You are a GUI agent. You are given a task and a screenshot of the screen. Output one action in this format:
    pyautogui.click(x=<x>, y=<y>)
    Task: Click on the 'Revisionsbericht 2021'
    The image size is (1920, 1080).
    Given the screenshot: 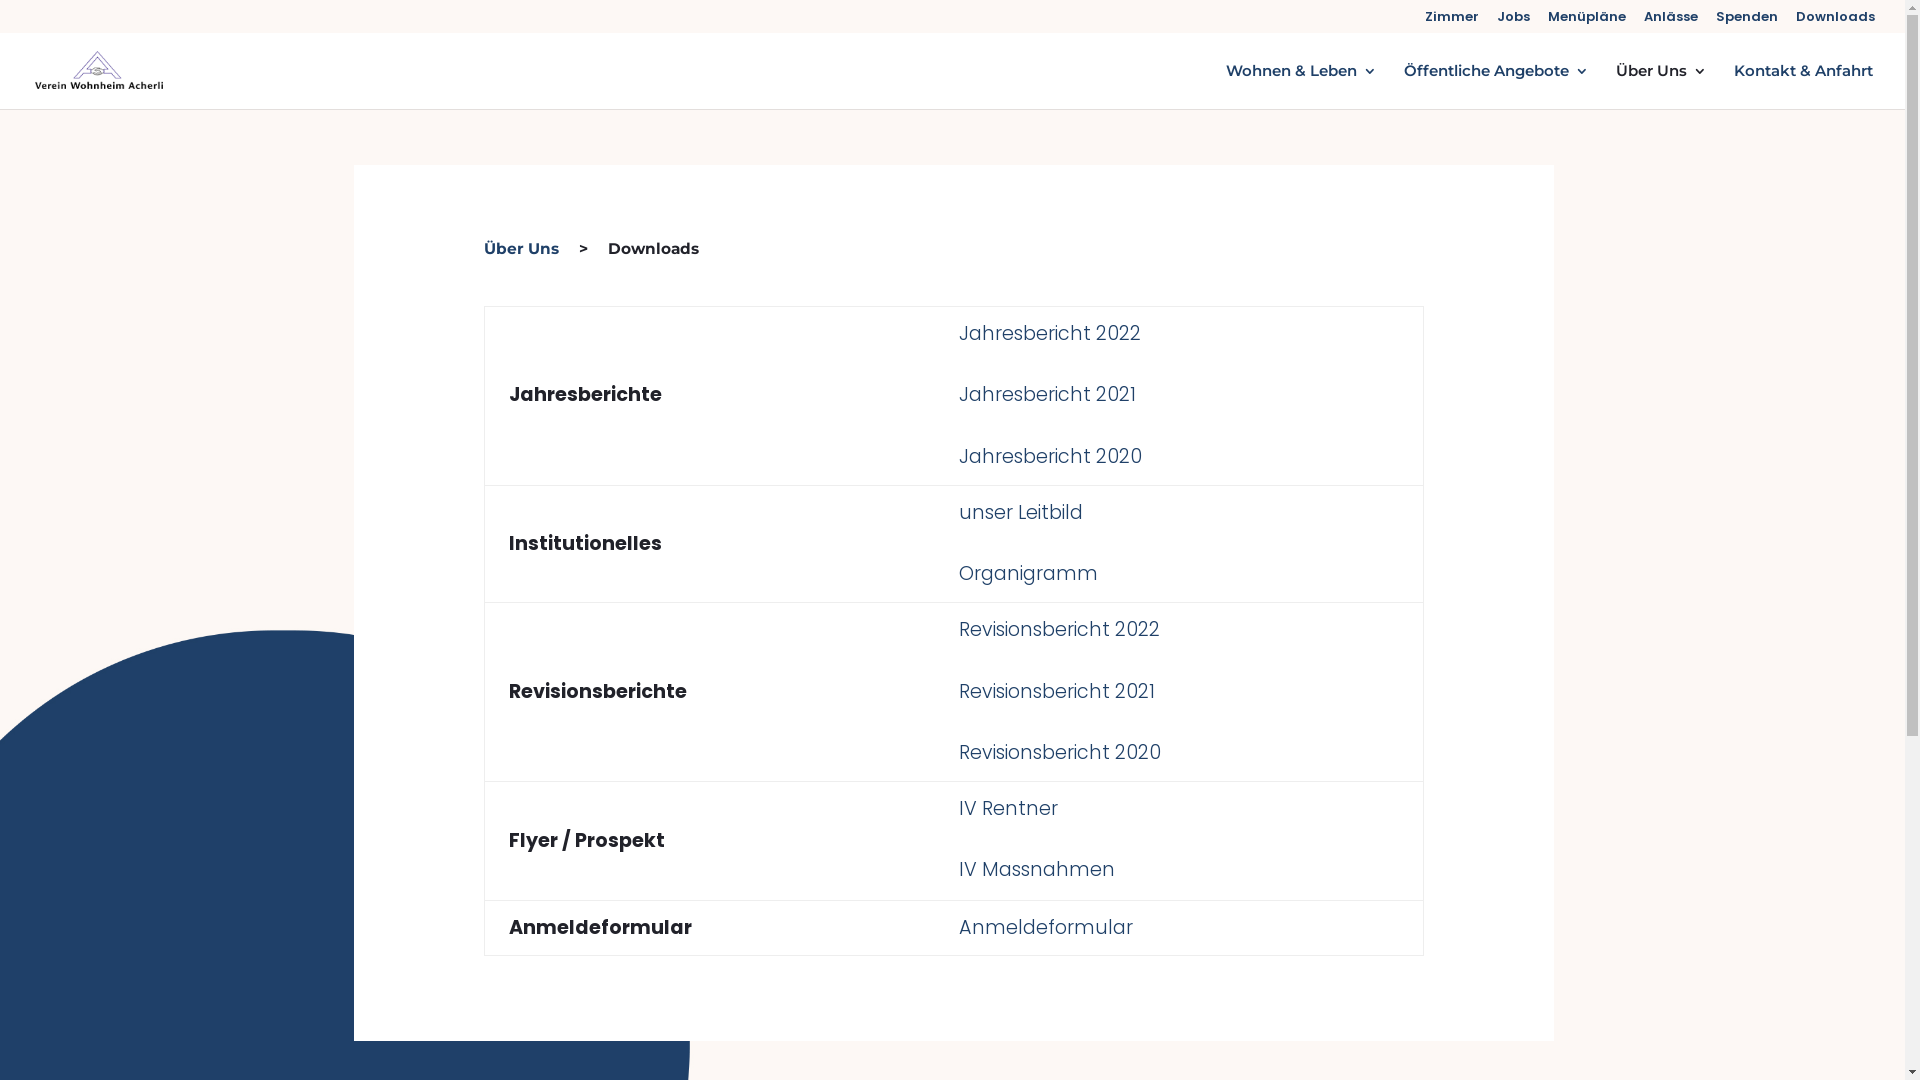 What is the action you would take?
    pyautogui.click(x=1055, y=690)
    